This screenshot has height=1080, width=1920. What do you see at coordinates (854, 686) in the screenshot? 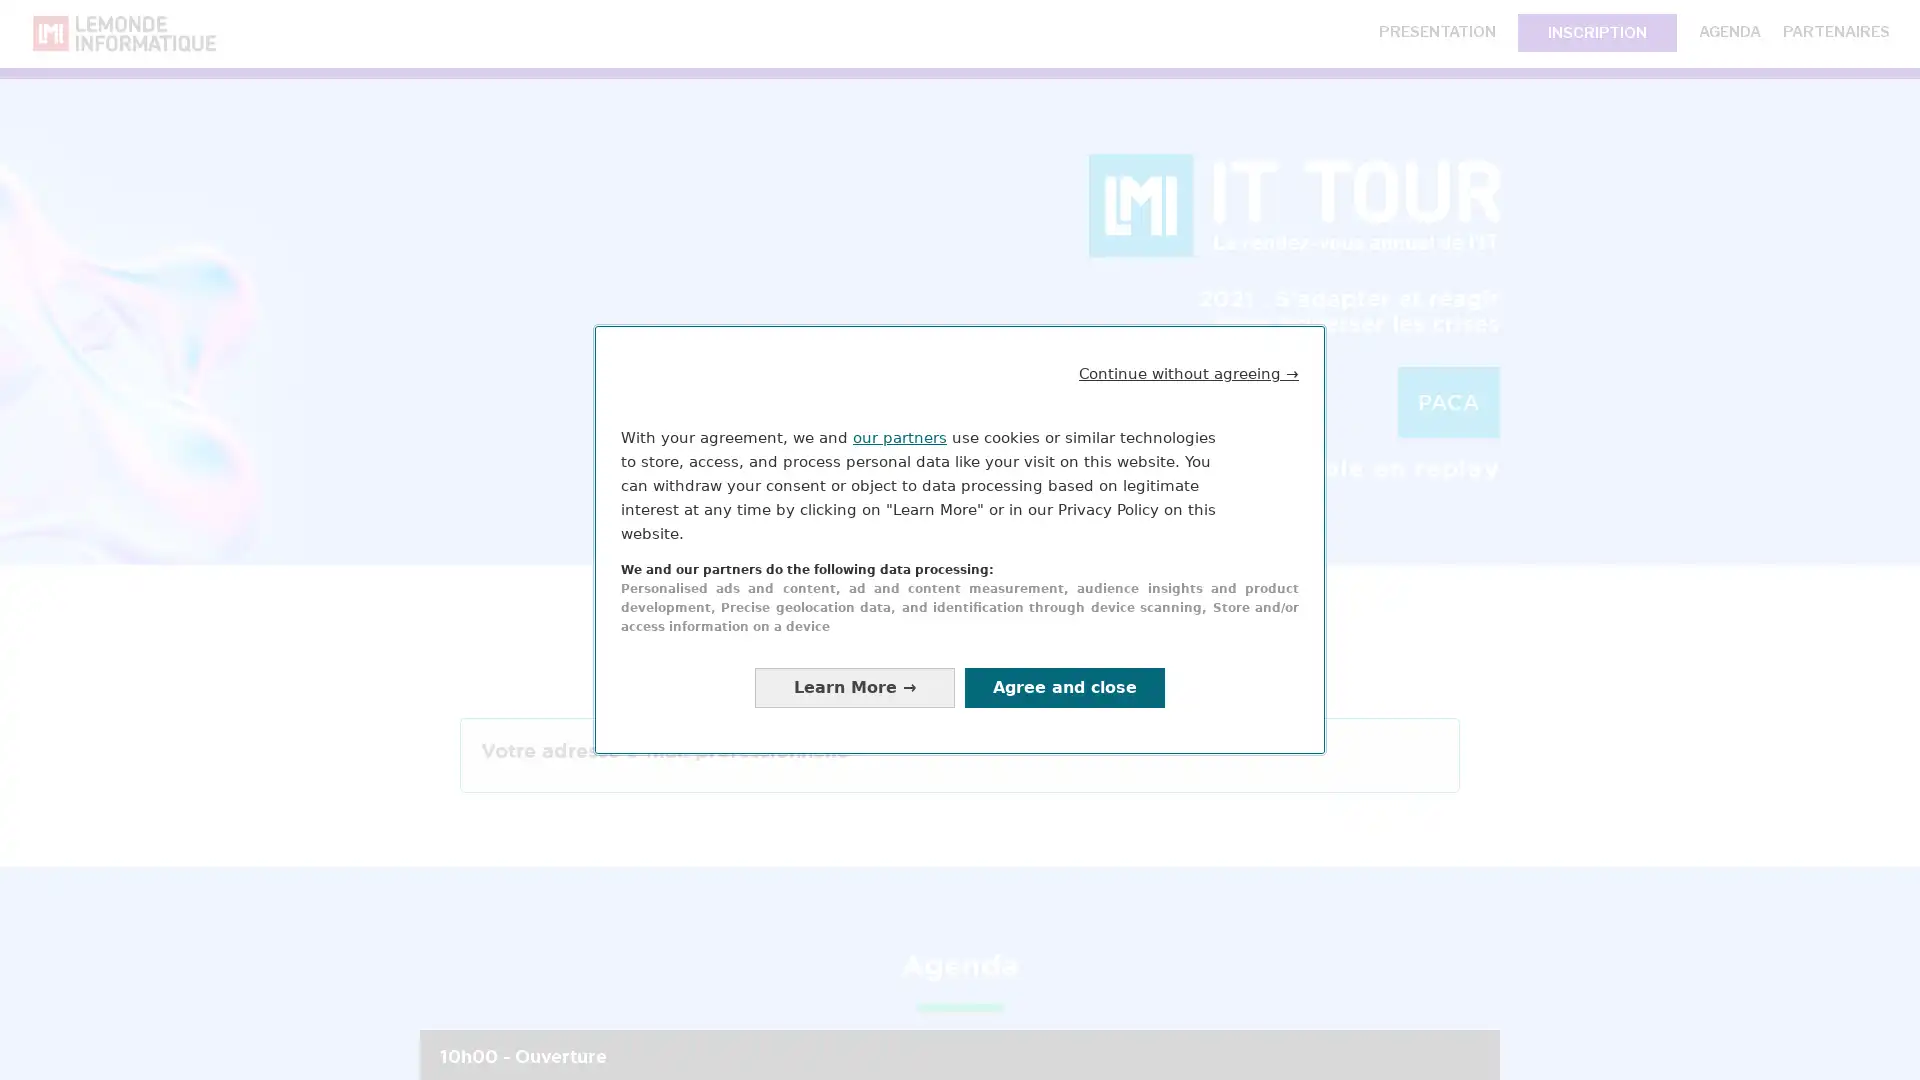
I see `Configure your consents` at bounding box center [854, 686].